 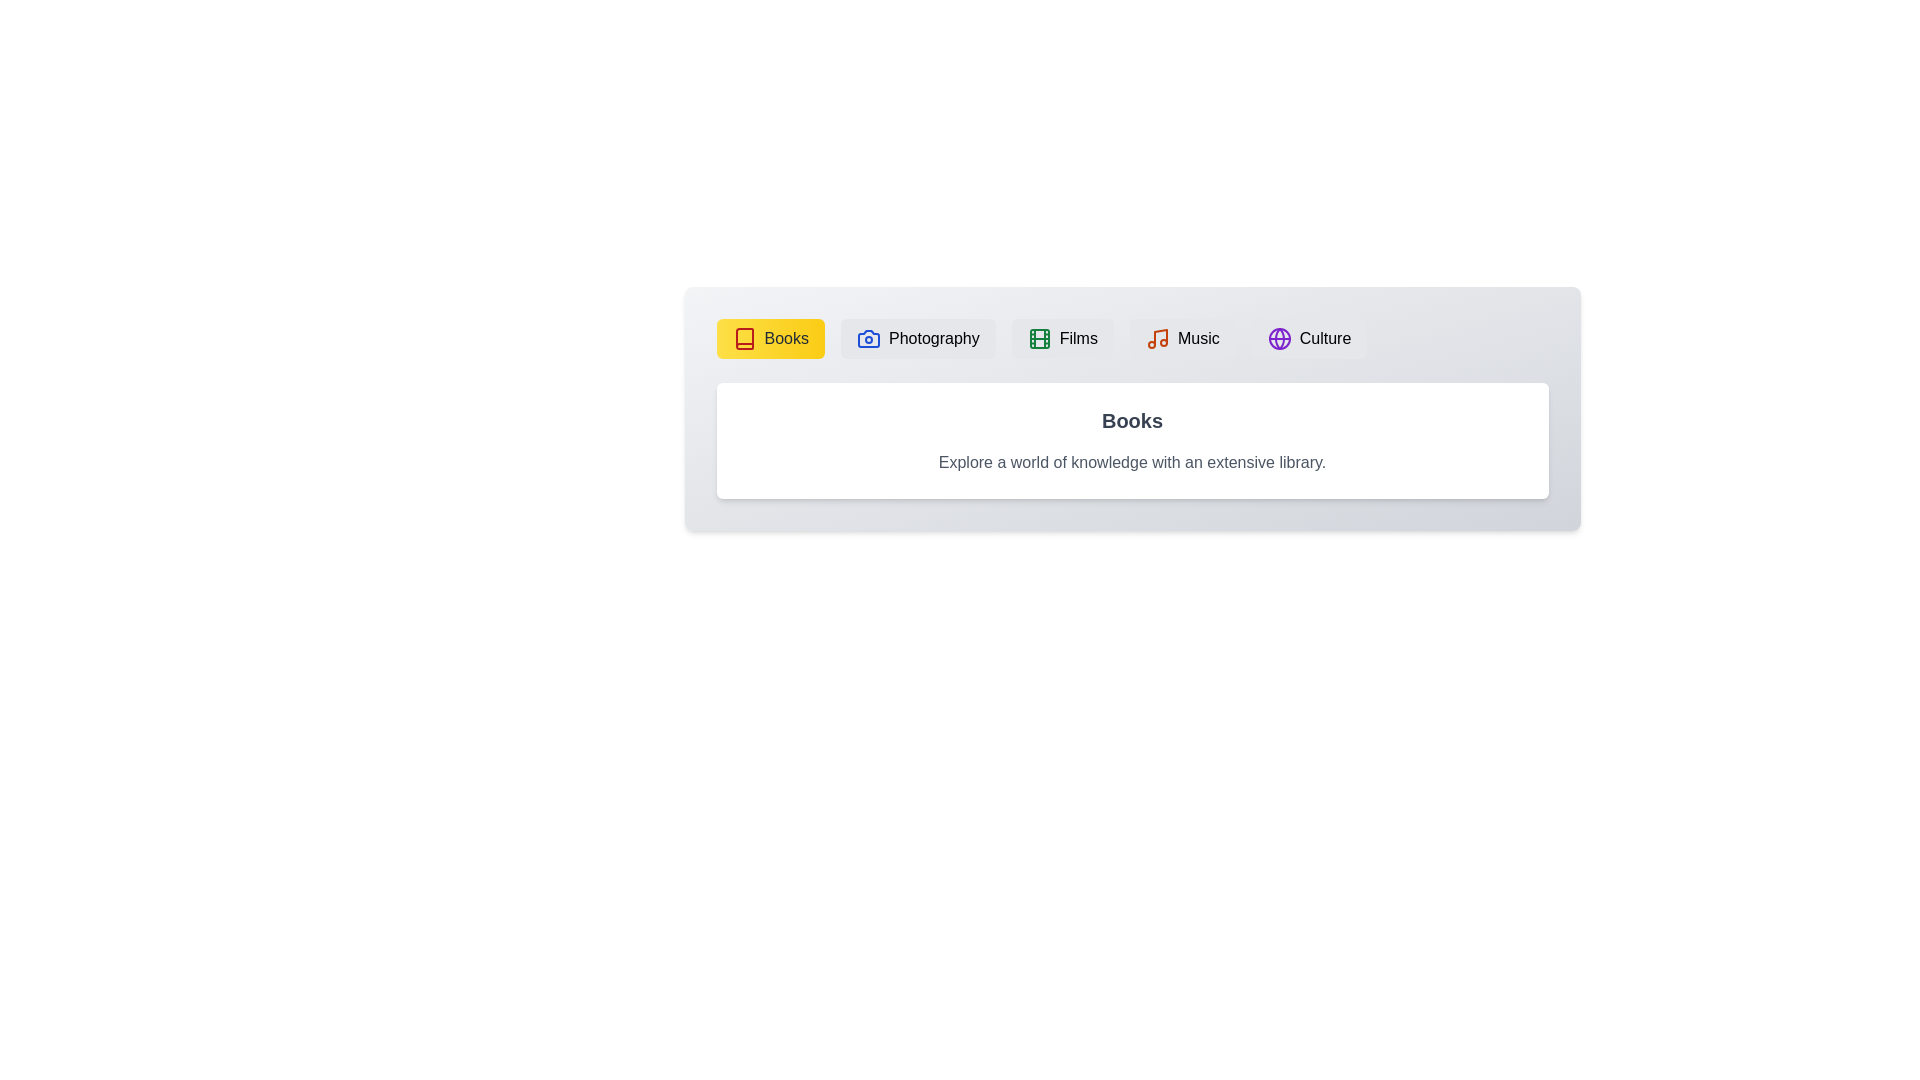 I want to click on the tab titled Music to activate its content, so click(x=1181, y=338).